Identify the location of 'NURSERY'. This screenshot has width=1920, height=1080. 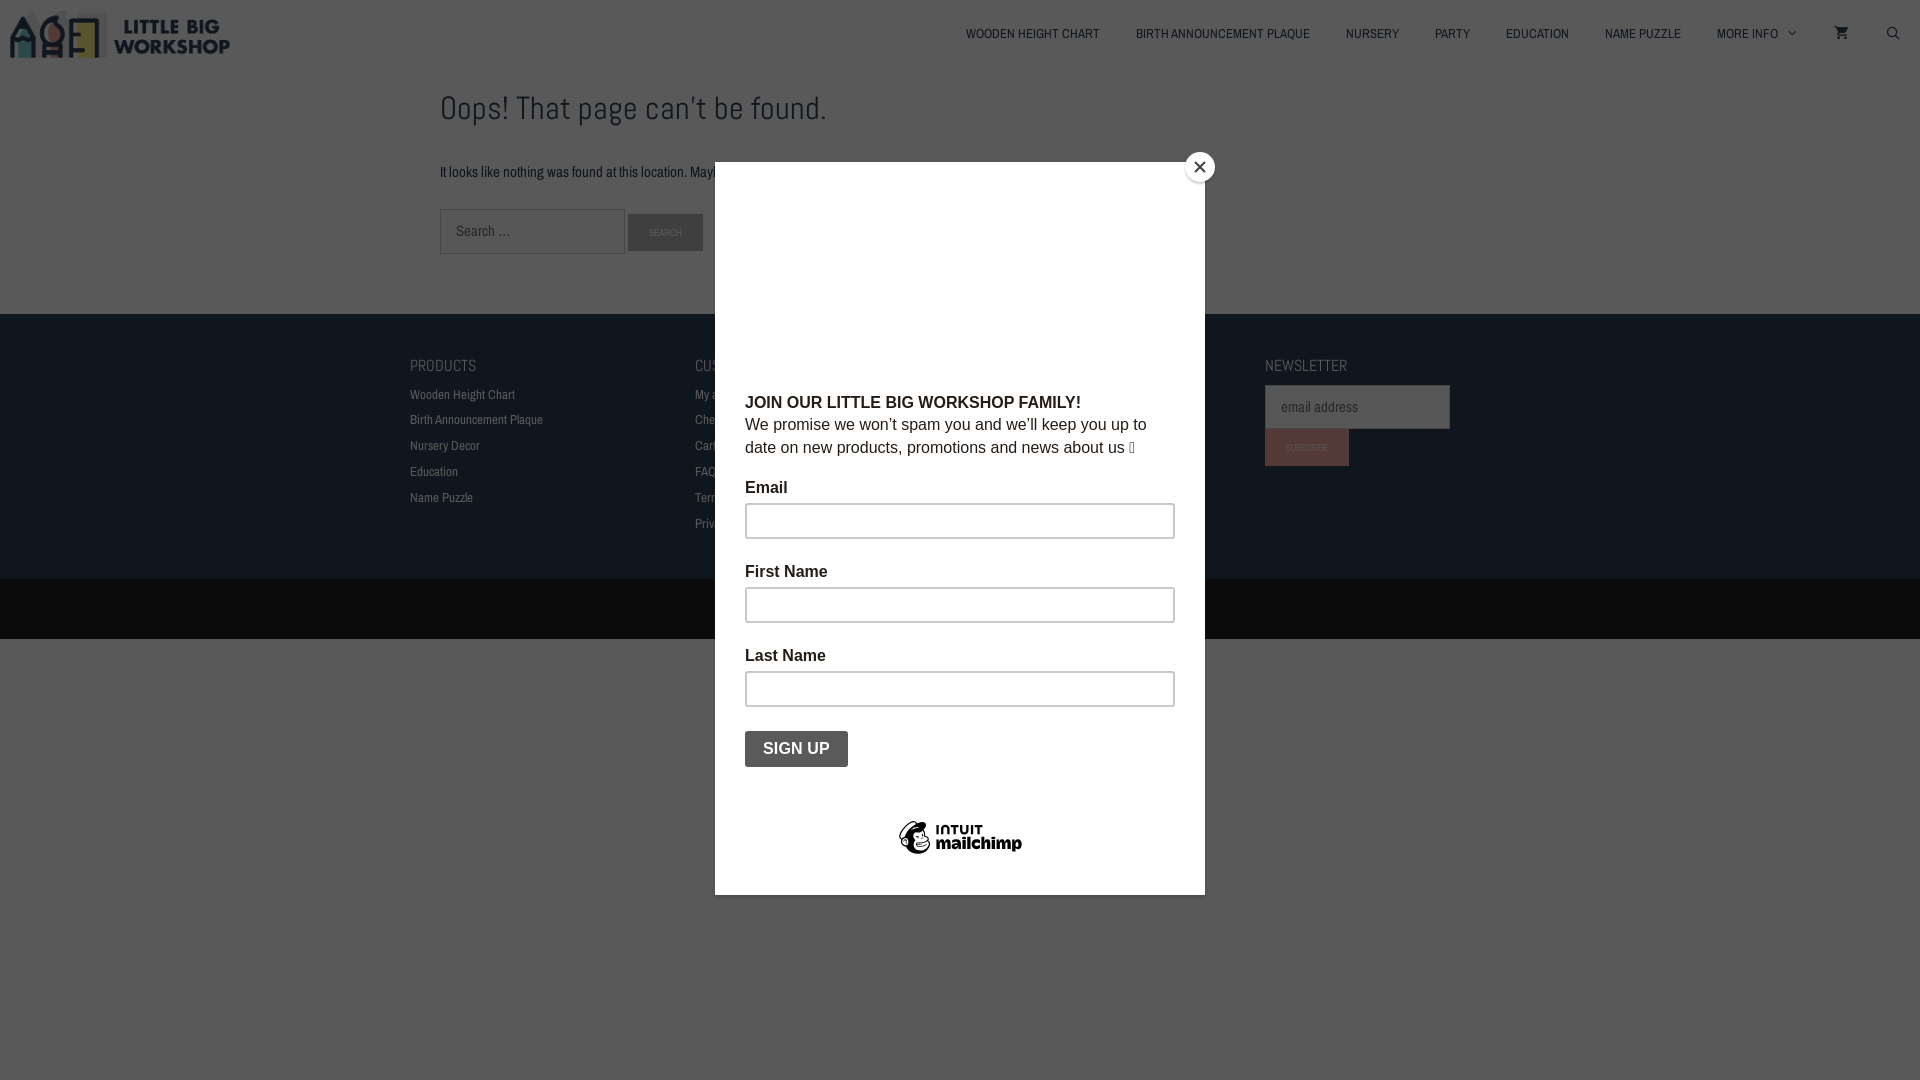
(1371, 34).